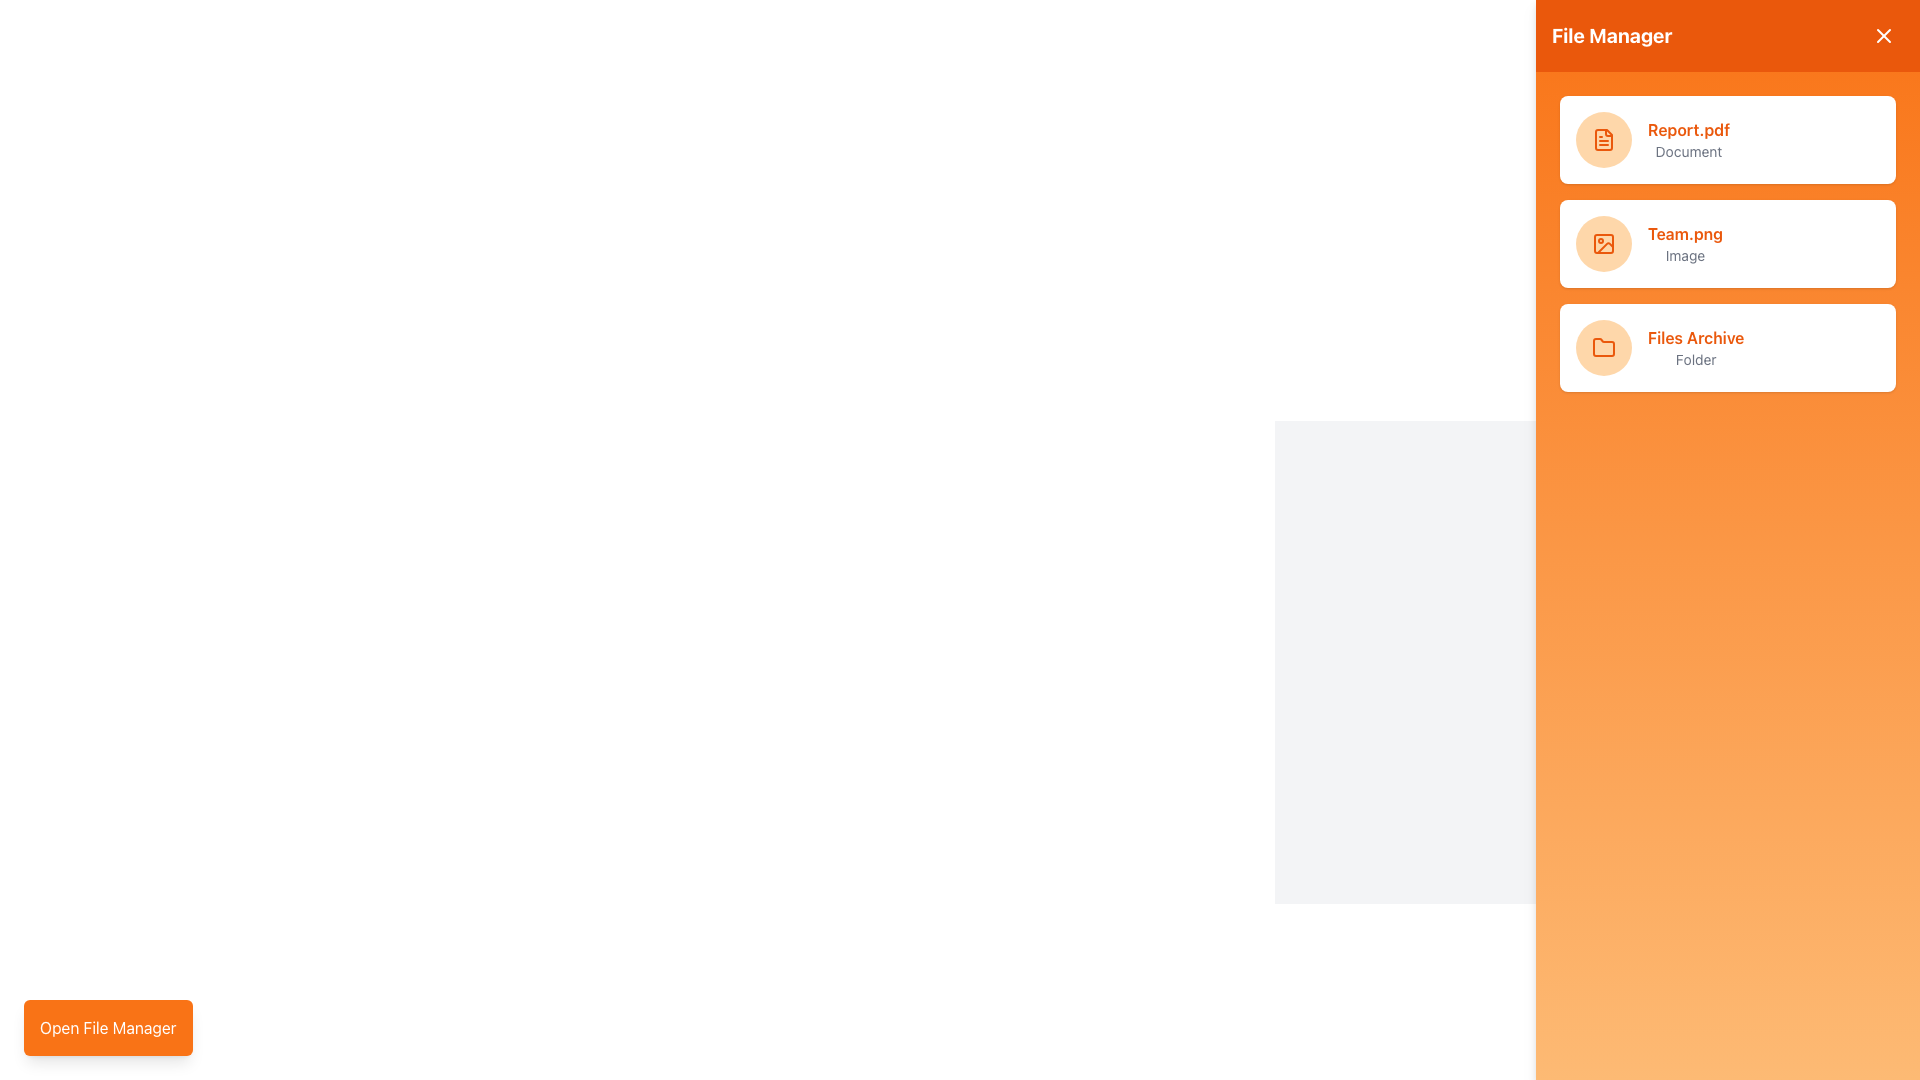 The height and width of the screenshot is (1080, 1920). Describe the element at coordinates (1882, 35) in the screenshot. I see `the close button located at the top-right corner of the 'File Manager' header` at that location.